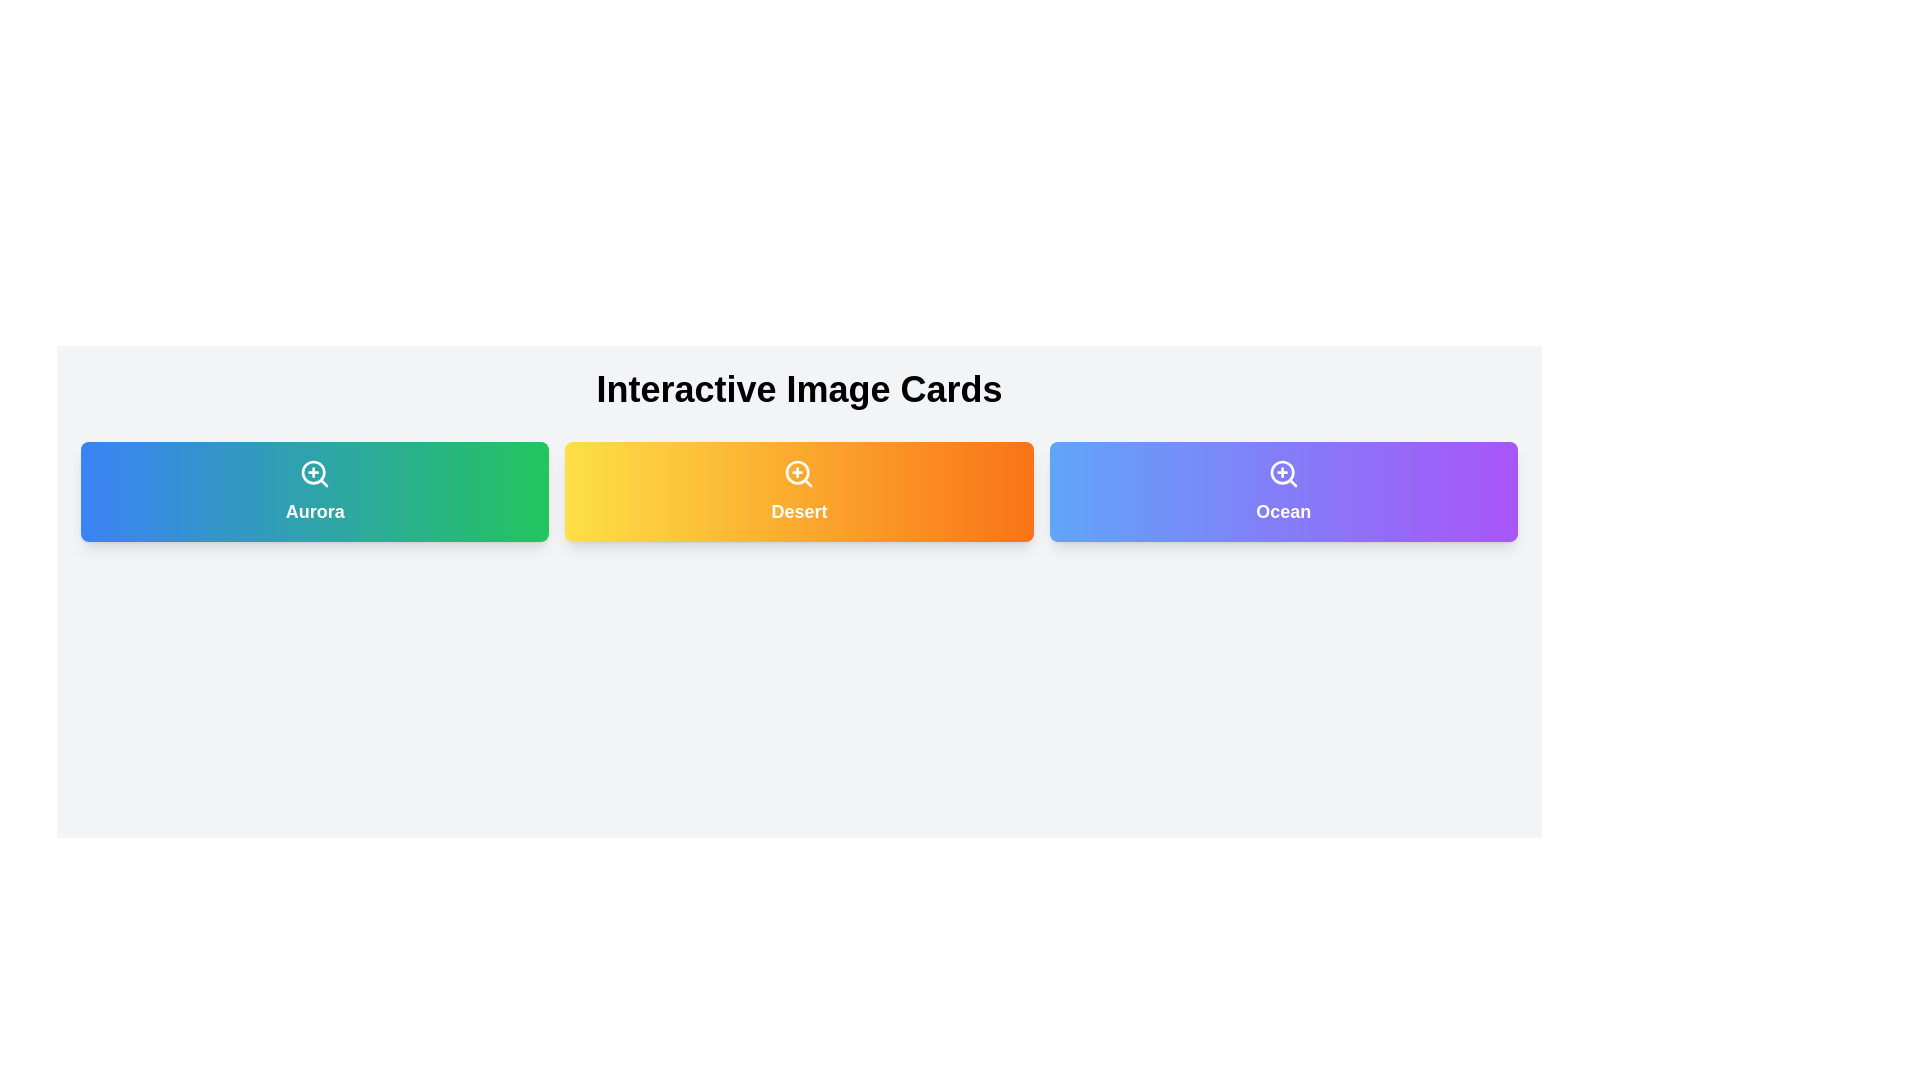  I want to click on the magnifying glass icon with a plus sign inside, located on an orange gradient background within the 'Desert' card, so click(798, 474).